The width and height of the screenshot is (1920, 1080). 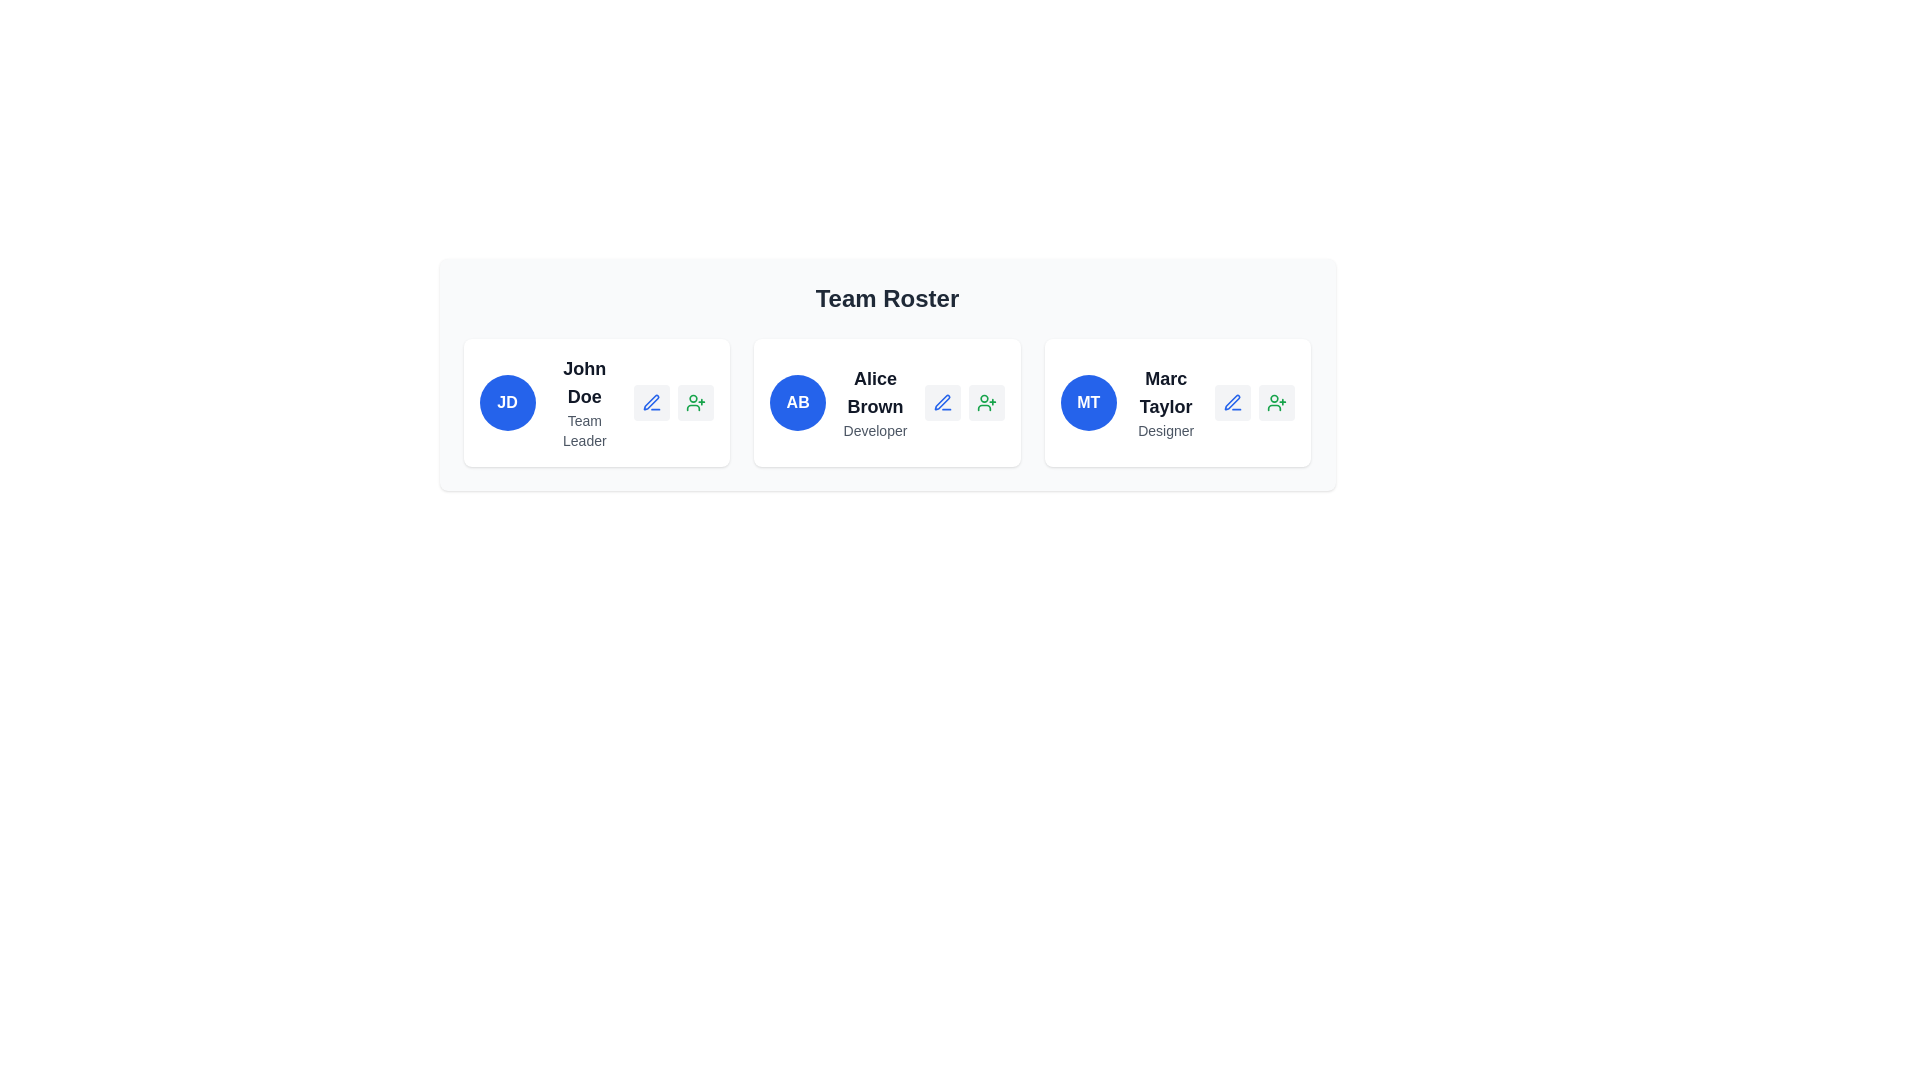 What do you see at coordinates (696, 402) in the screenshot?
I see `the green-highlighted person icon with a plus sign located on John Doe's profile card, which is the second icon from the right in the horizontal arrangement of interactive icons` at bounding box center [696, 402].